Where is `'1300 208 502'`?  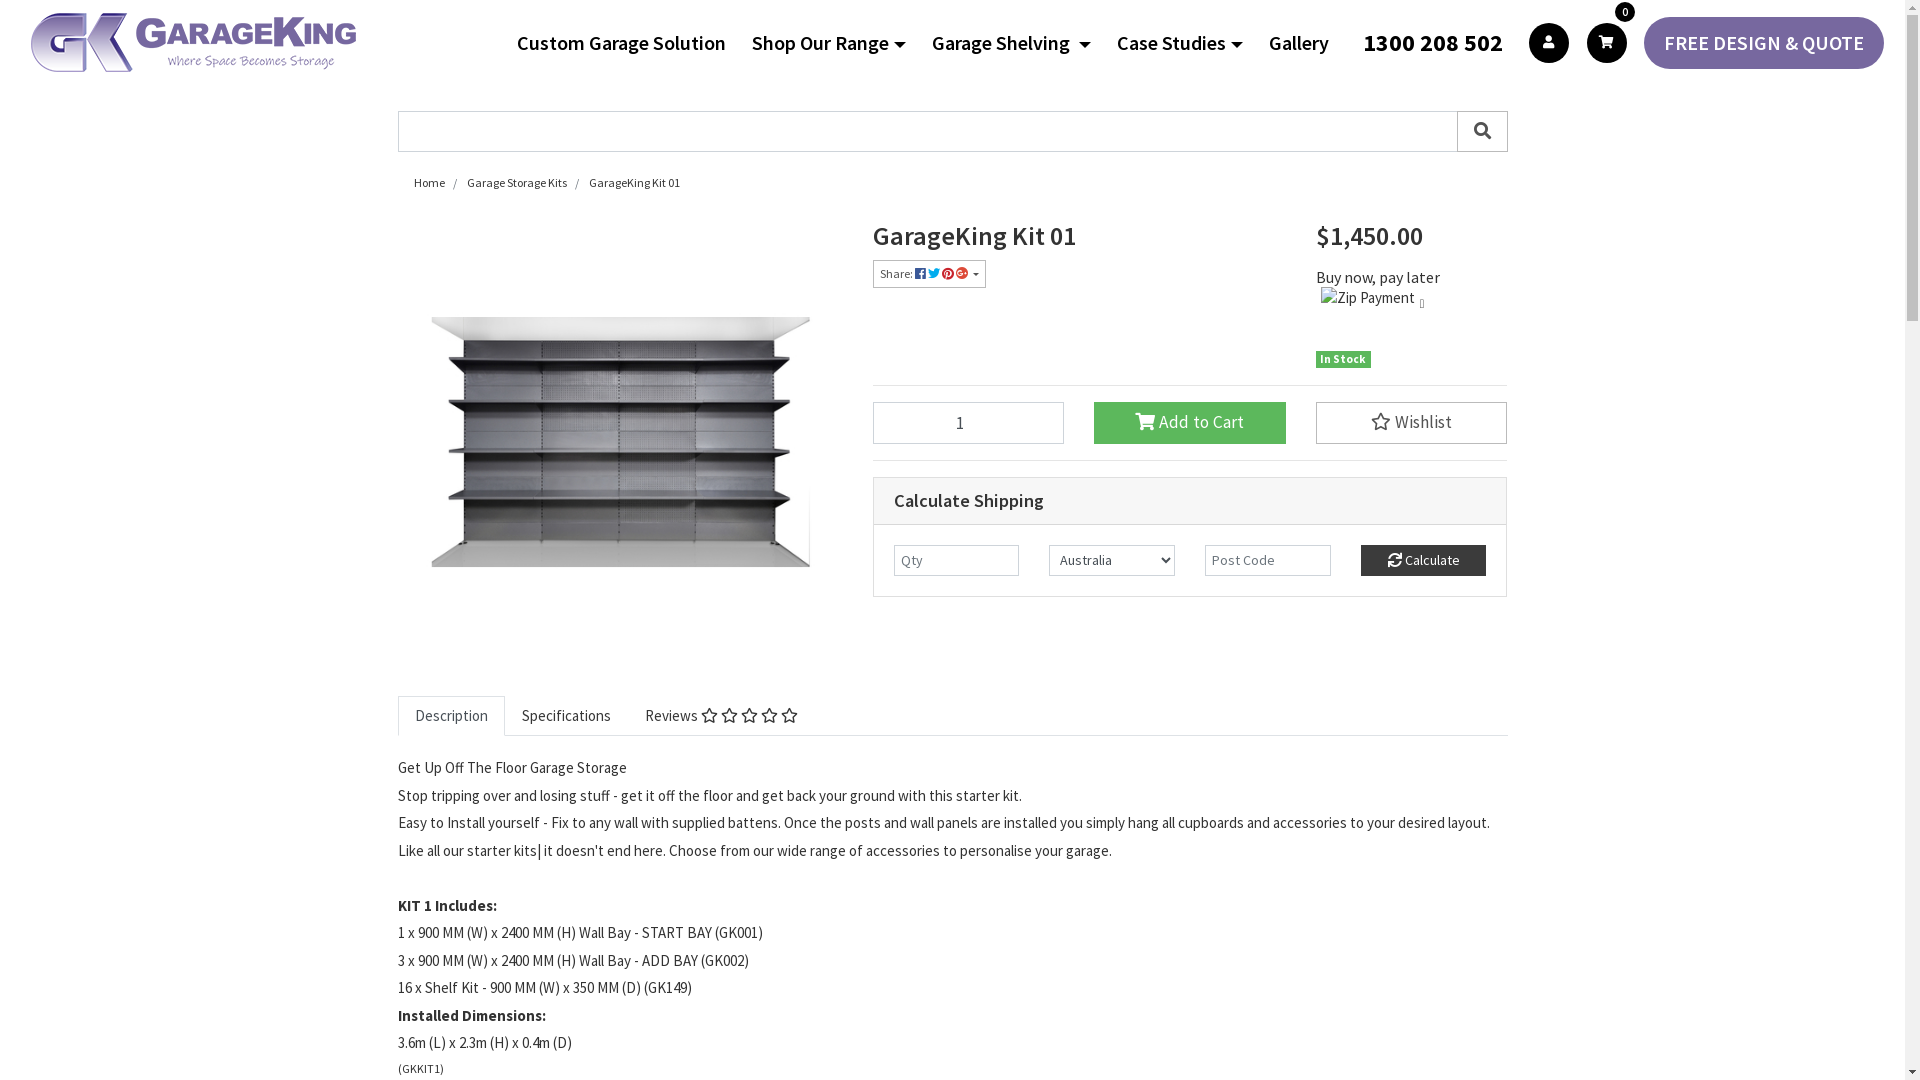
'1300 208 502' is located at coordinates (1354, 42).